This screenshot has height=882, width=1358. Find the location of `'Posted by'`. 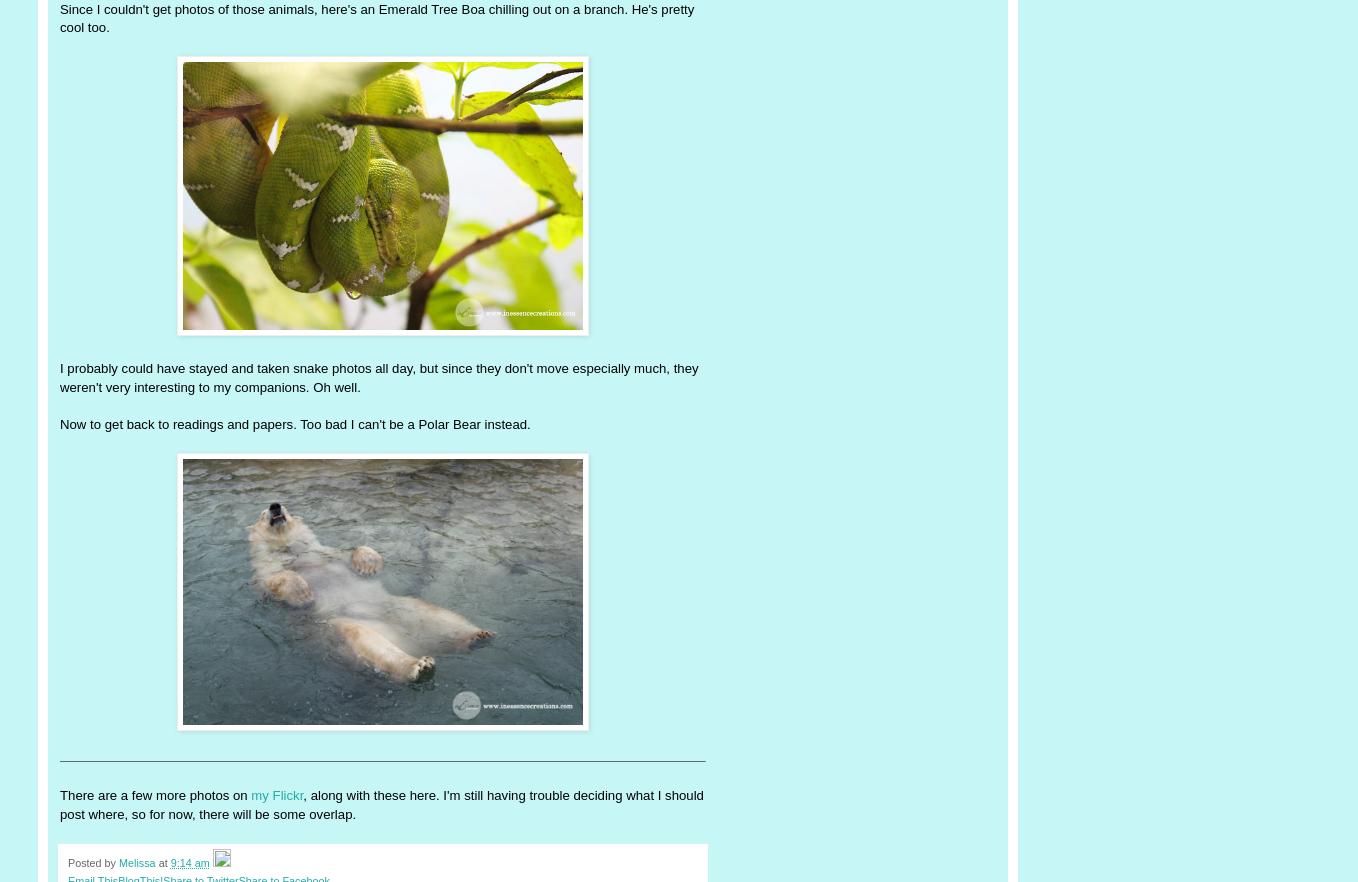

'Posted by' is located at coordinates (93, 862).